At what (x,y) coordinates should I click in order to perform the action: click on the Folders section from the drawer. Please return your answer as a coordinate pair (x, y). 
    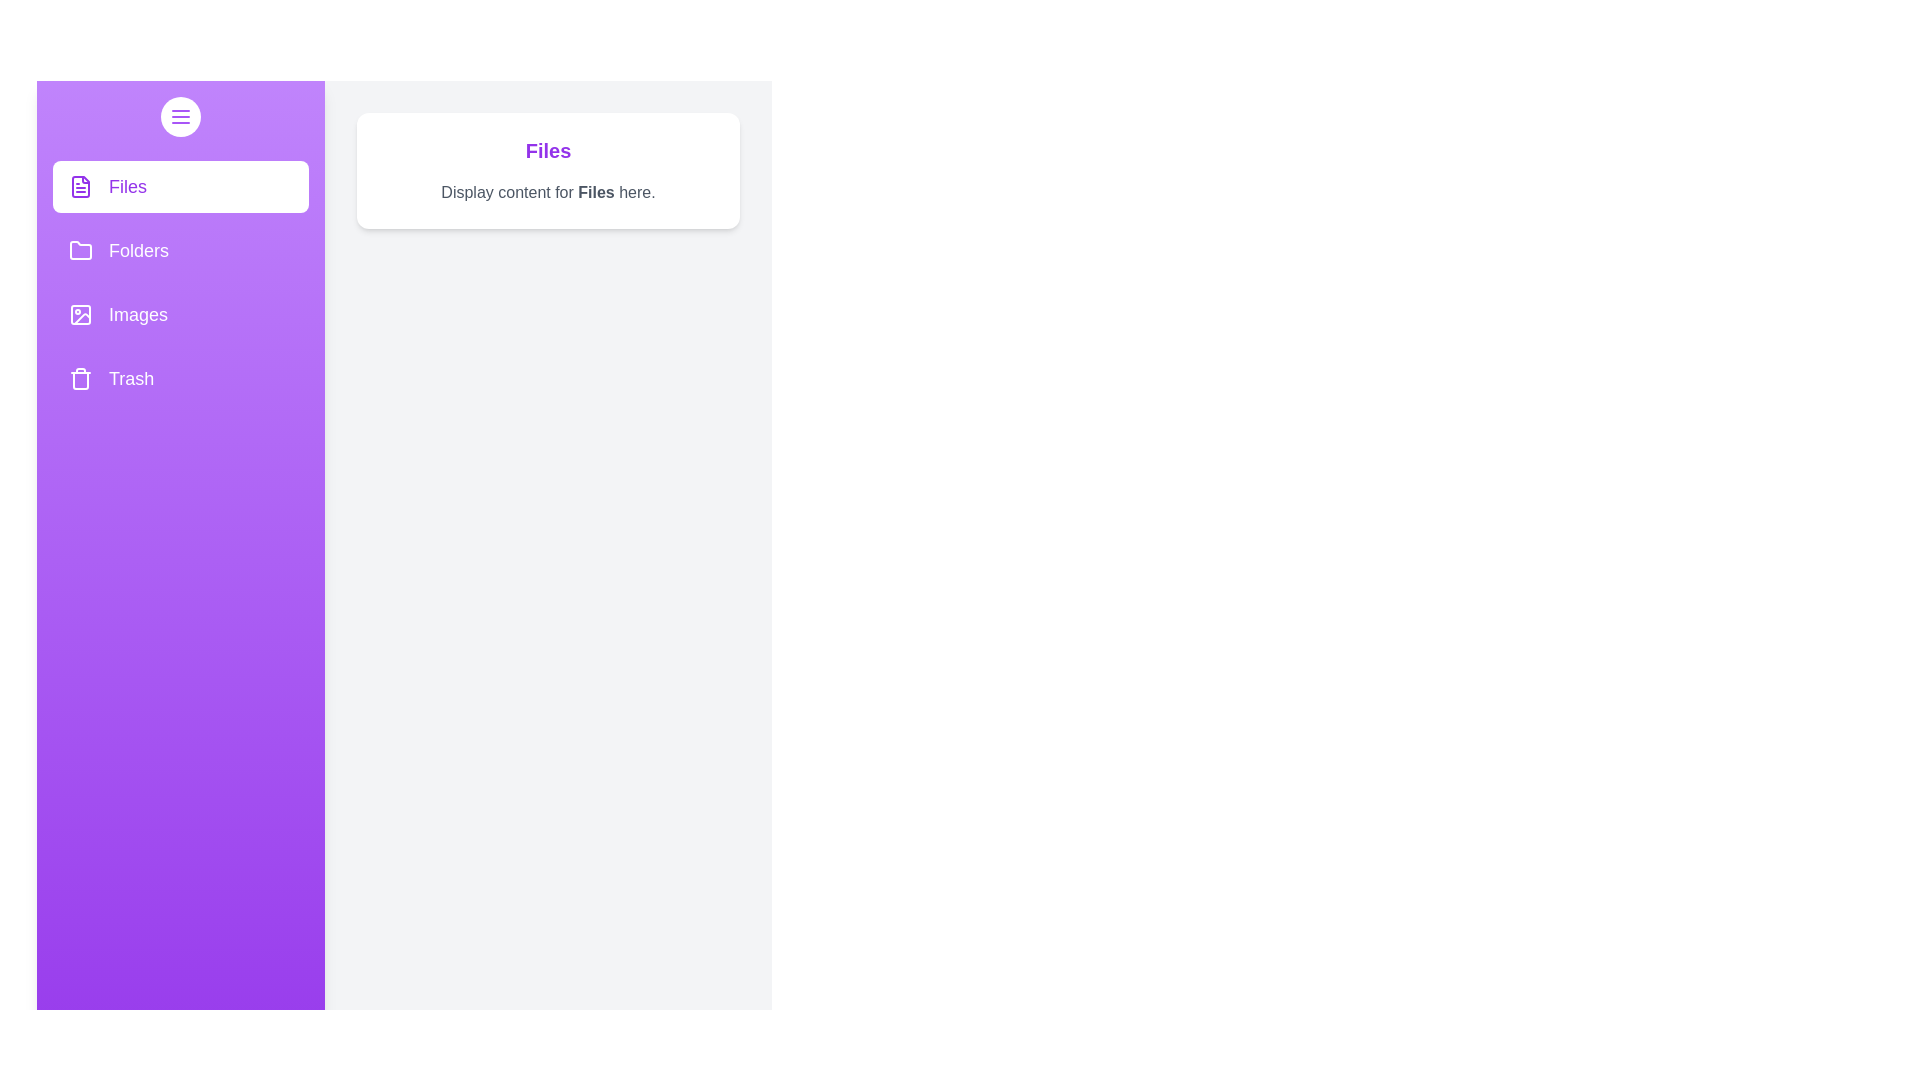
    Looking at the image, I should click on (181, 249).